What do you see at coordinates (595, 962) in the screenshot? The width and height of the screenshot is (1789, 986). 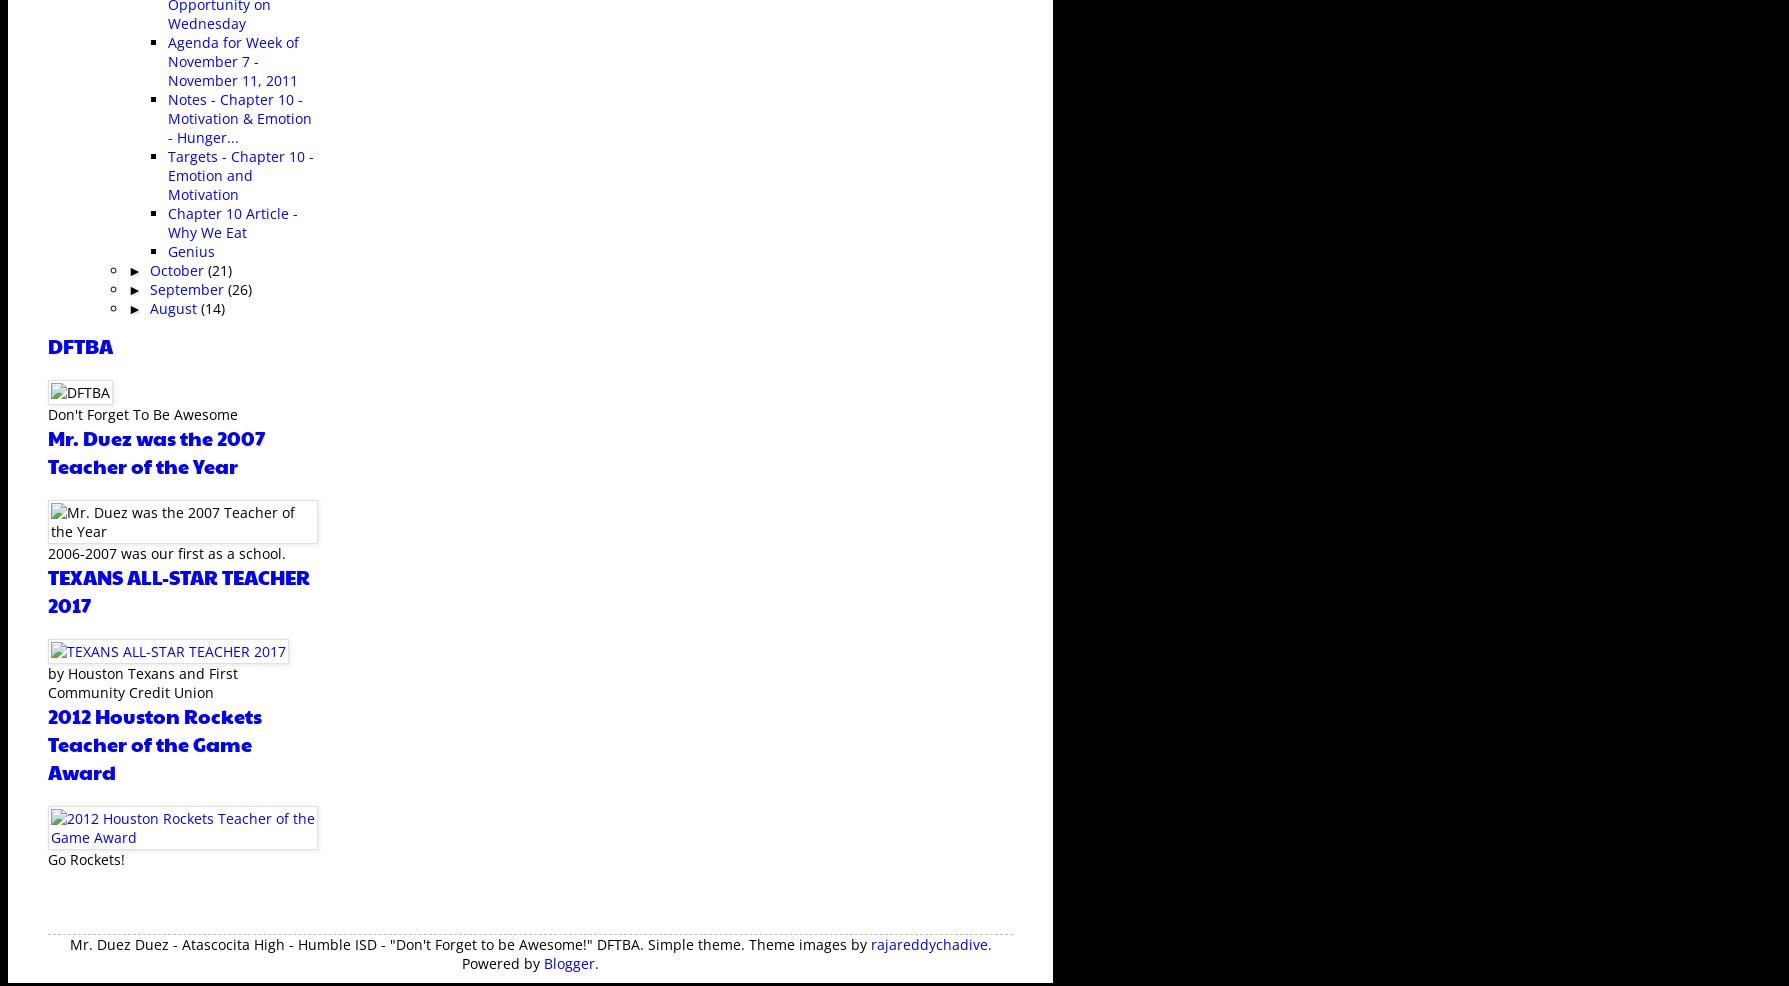 I see `'.'` at bounding box center [595, 962].